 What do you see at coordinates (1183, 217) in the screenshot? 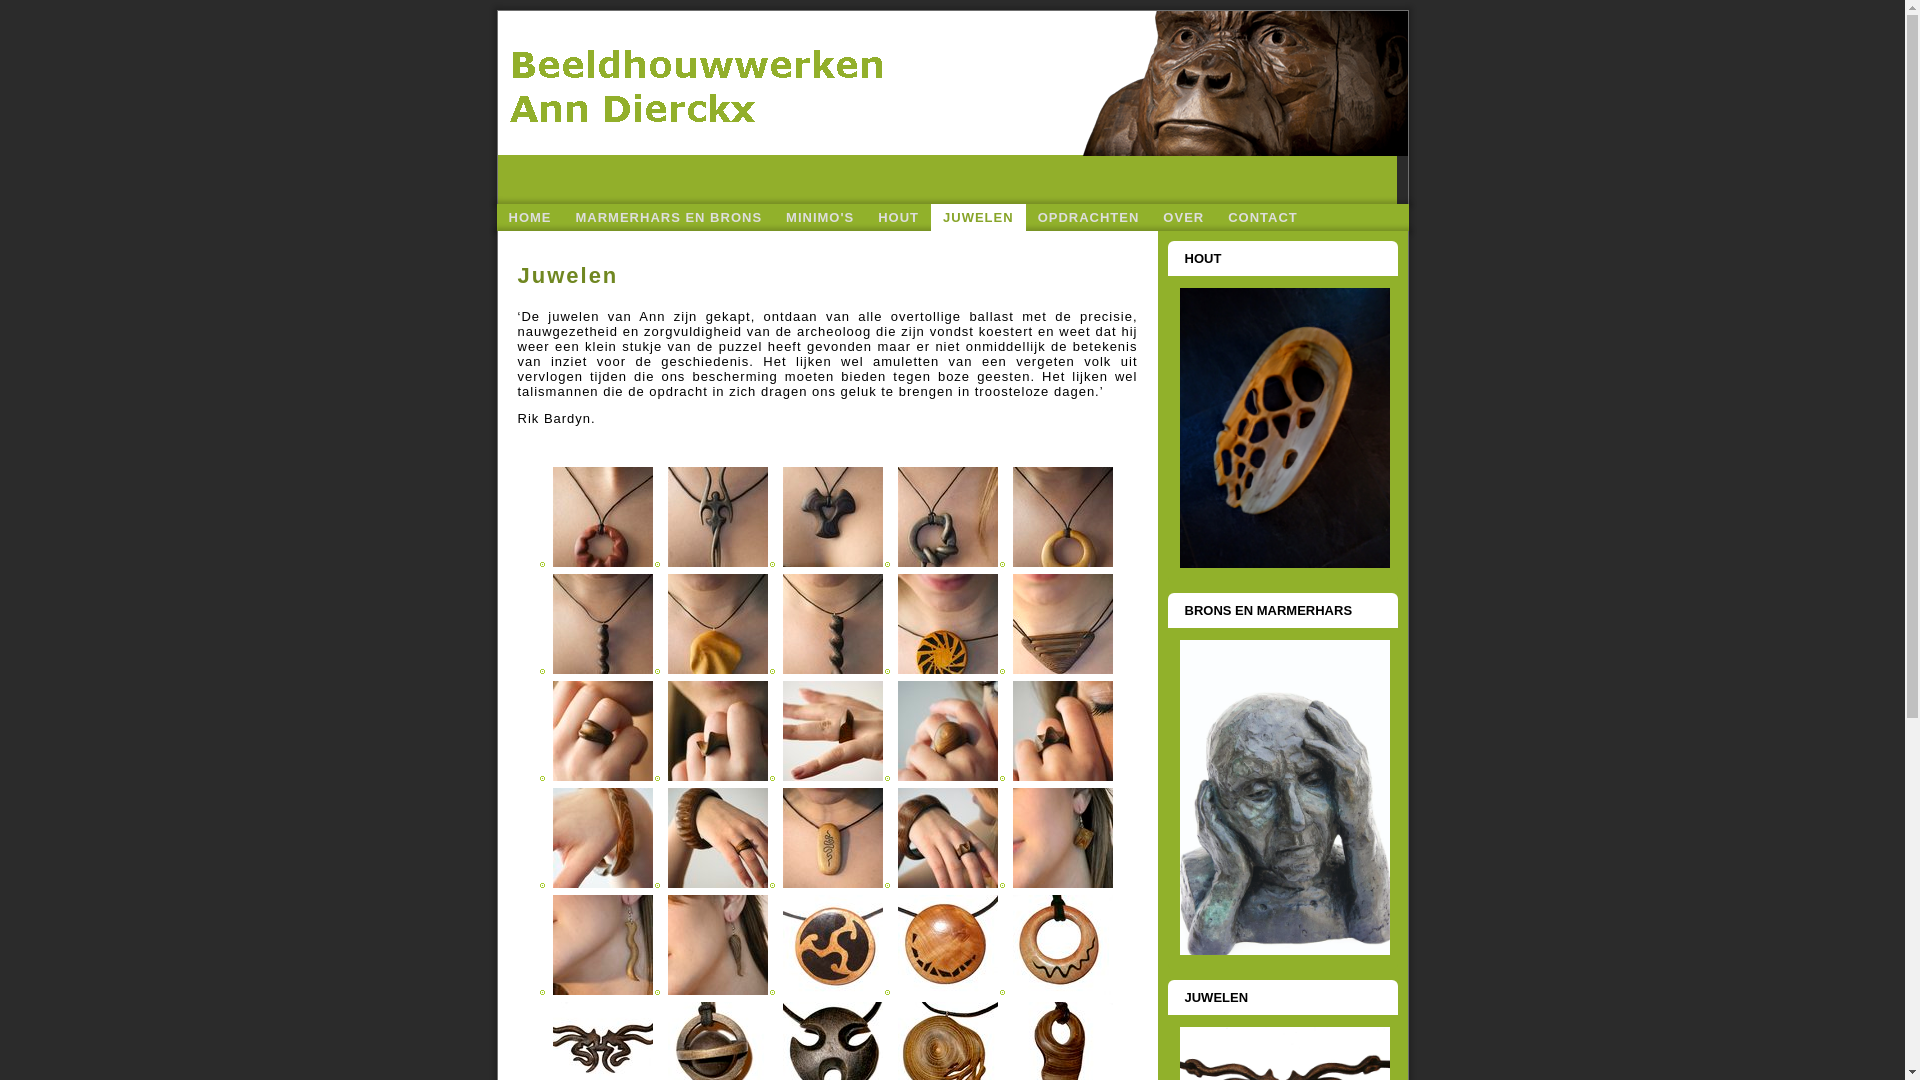
I see `'OVER'` at bounding box center [1183, 217].